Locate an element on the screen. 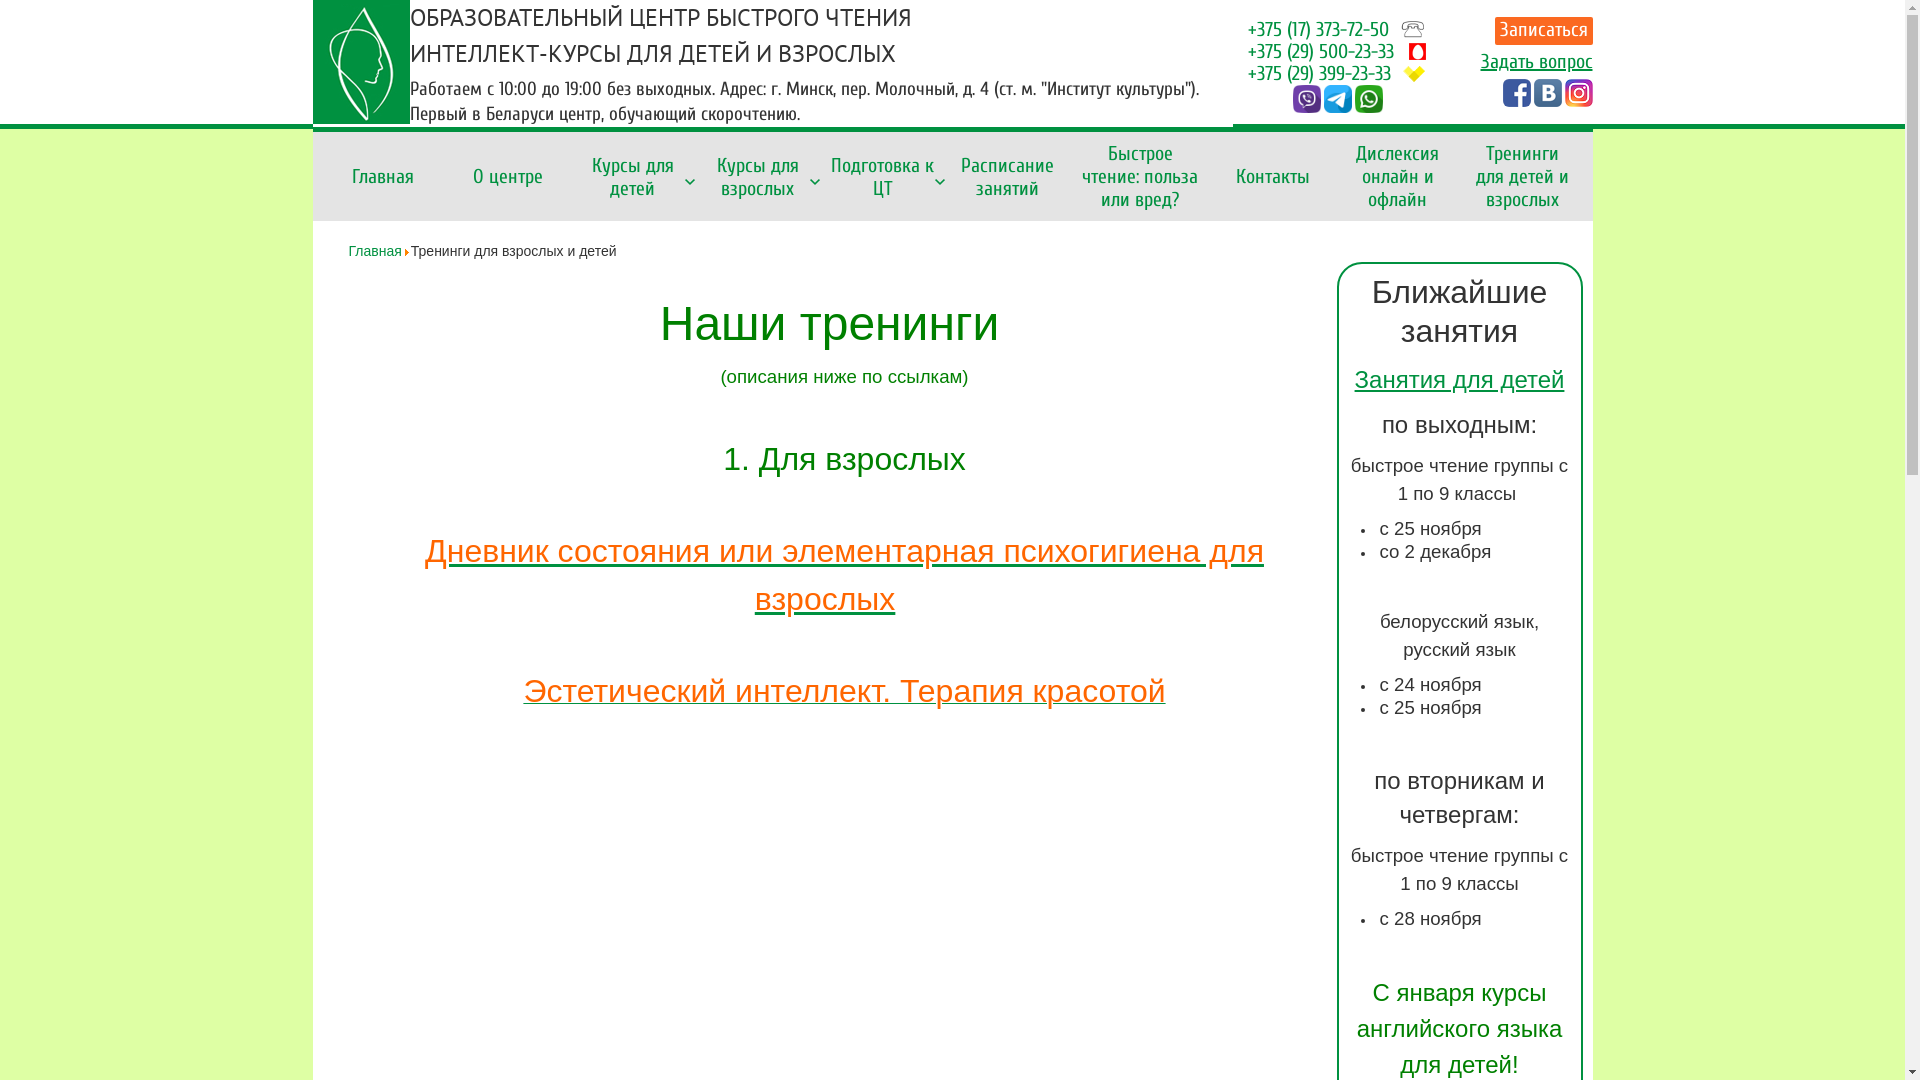 The image size is (1920, 1080). '+375 (17) 373-72-50' is located at coordinates (1318, 29).